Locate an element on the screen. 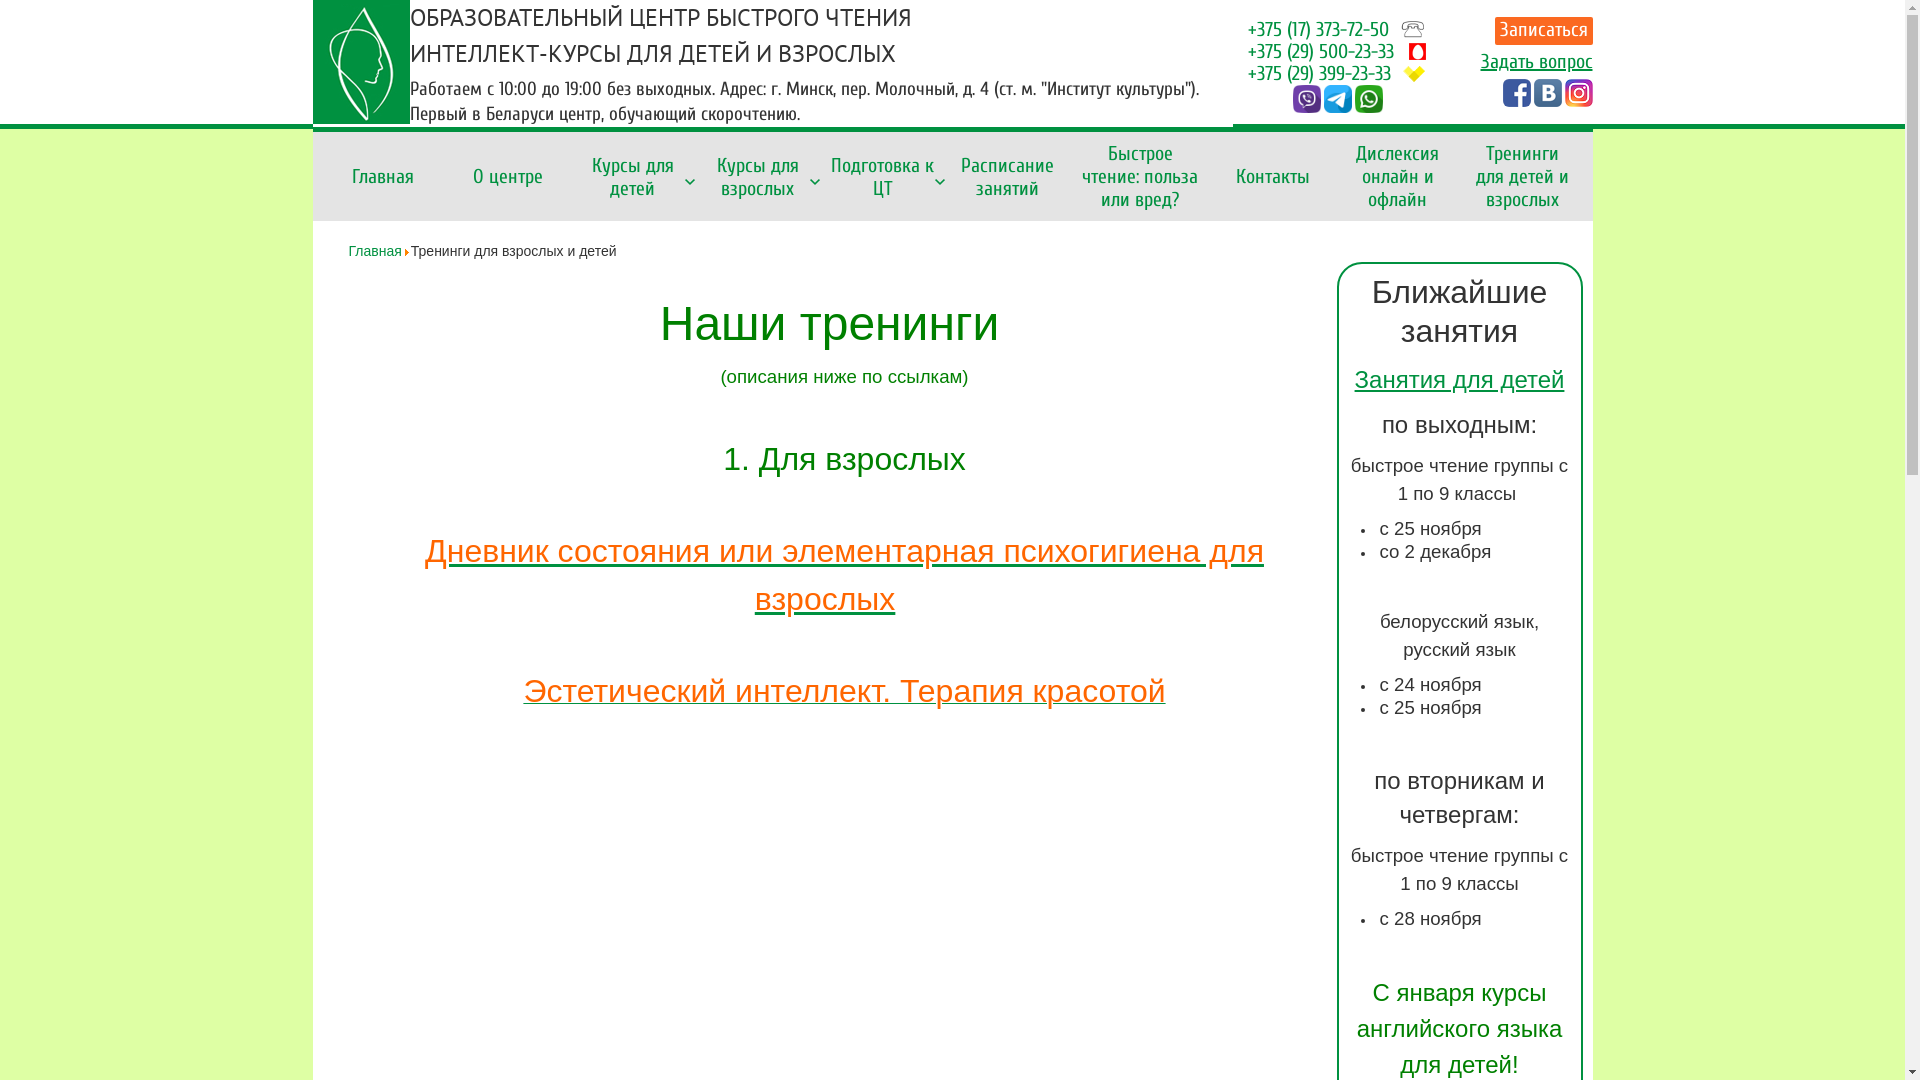 The image size is (1920, 1080). '+375 (17) 373-72-50' is located at coordinates (1318, 29).